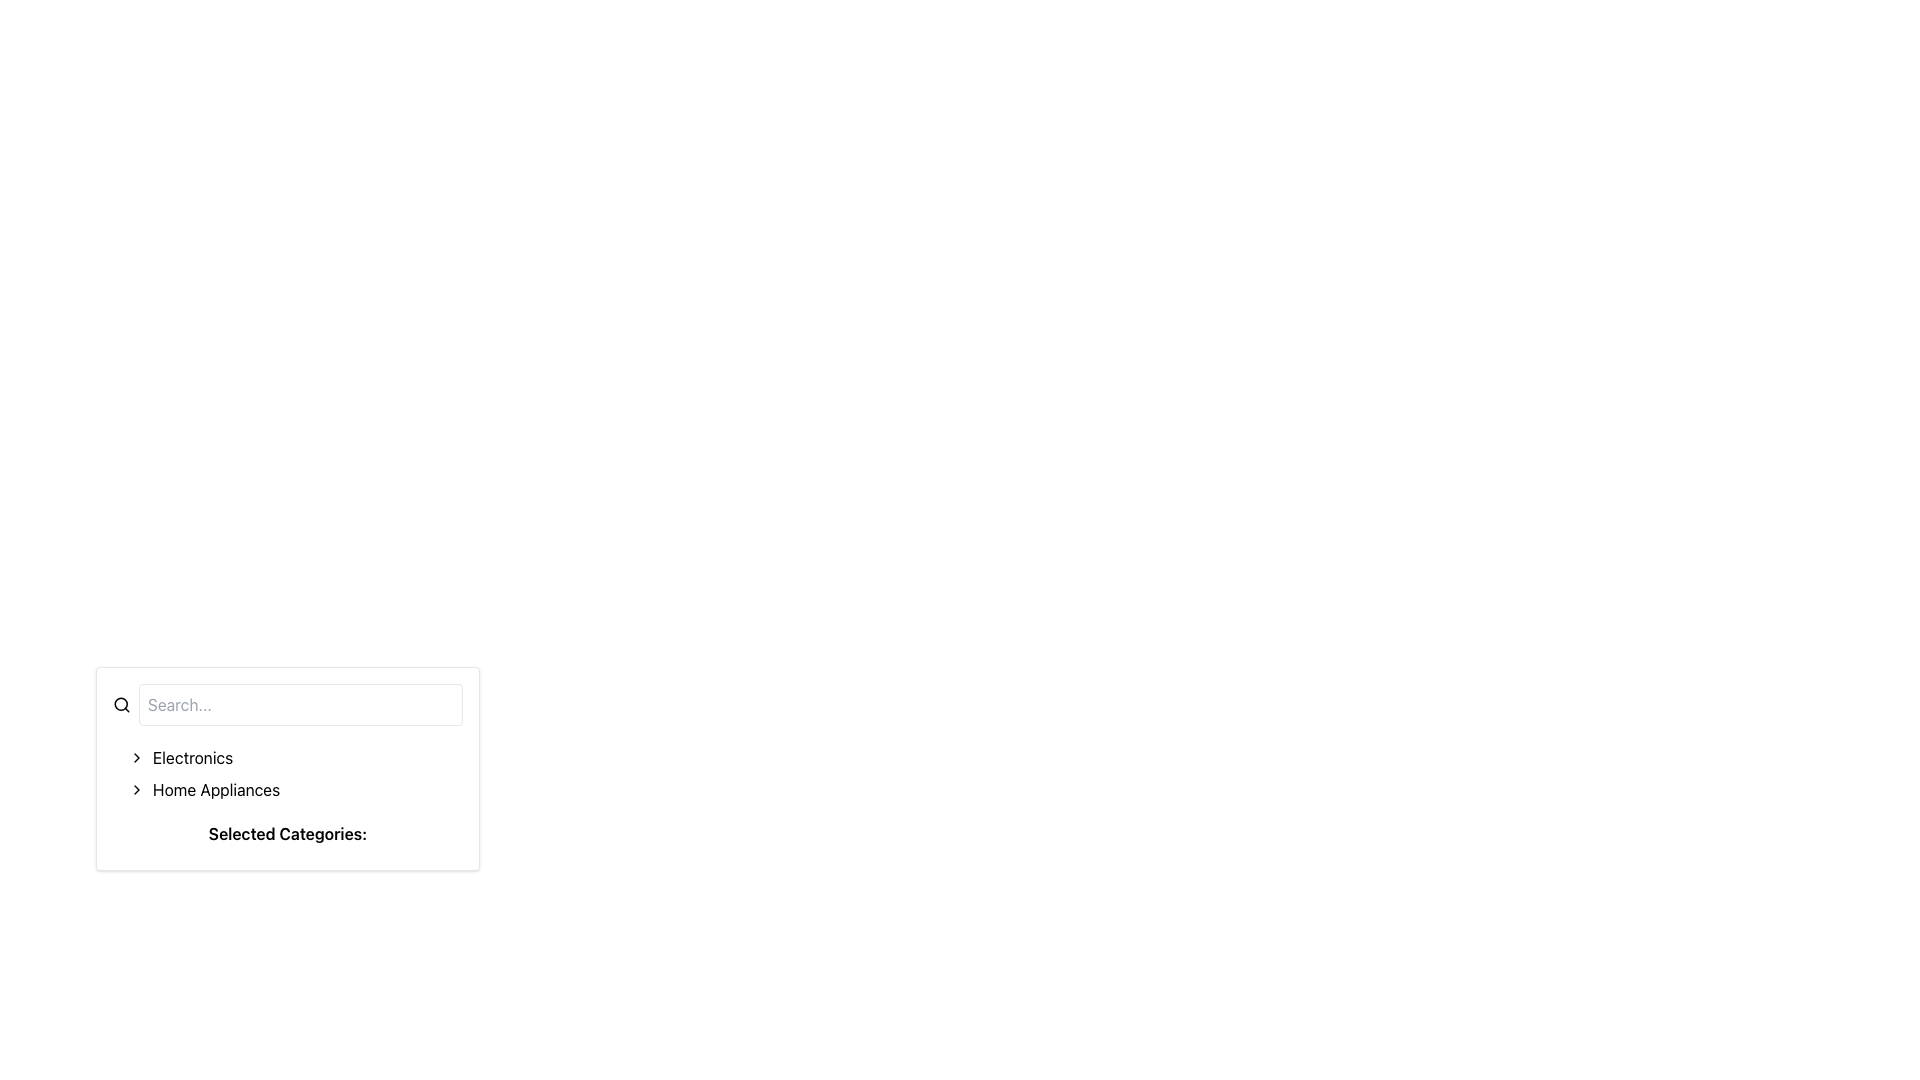 Image resolution: width=1920 pixels, height=1080 pixels. What do you see at coordinates (136, 789) in the screenshot?
I see `the chevron icon located at the far left of the 'Home Appliances' row item` at bounding box center [136, 789].